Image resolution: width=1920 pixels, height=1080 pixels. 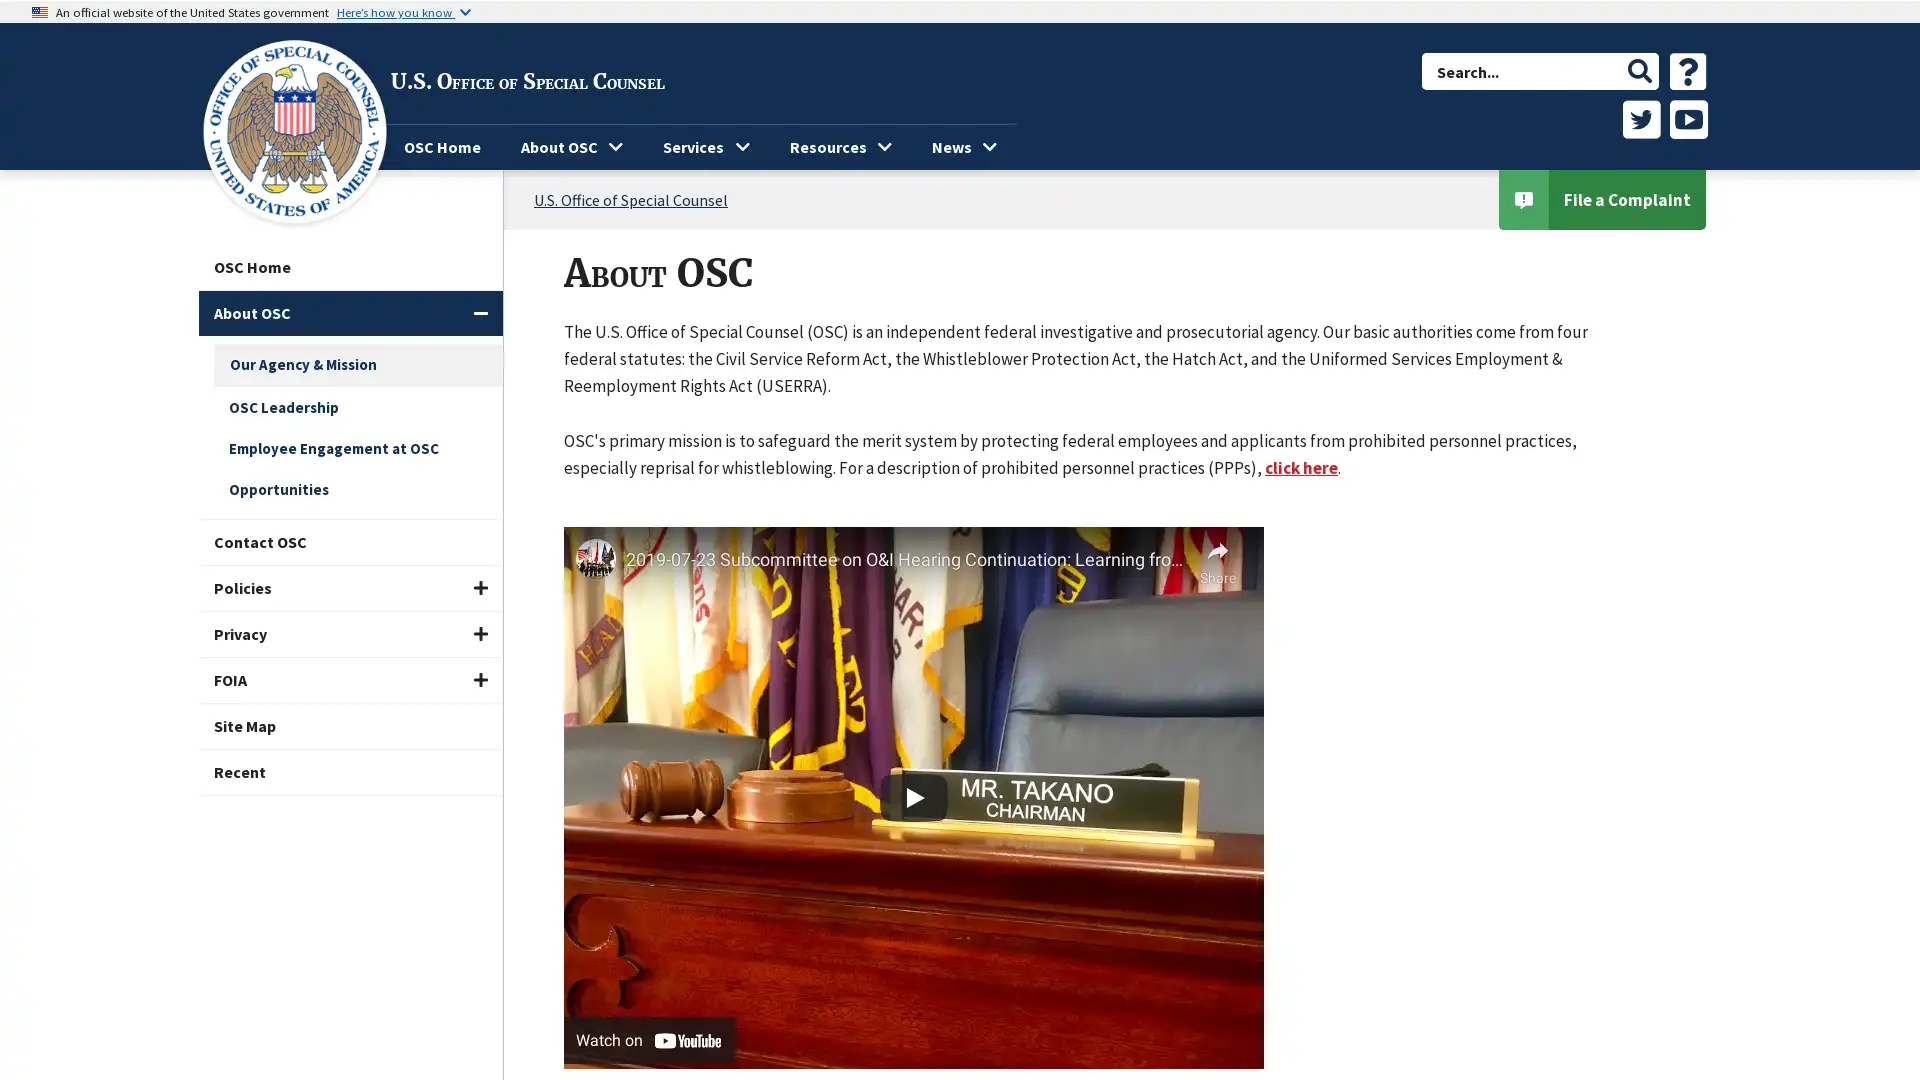 I want to click on Services, so click(x=705, y=146).